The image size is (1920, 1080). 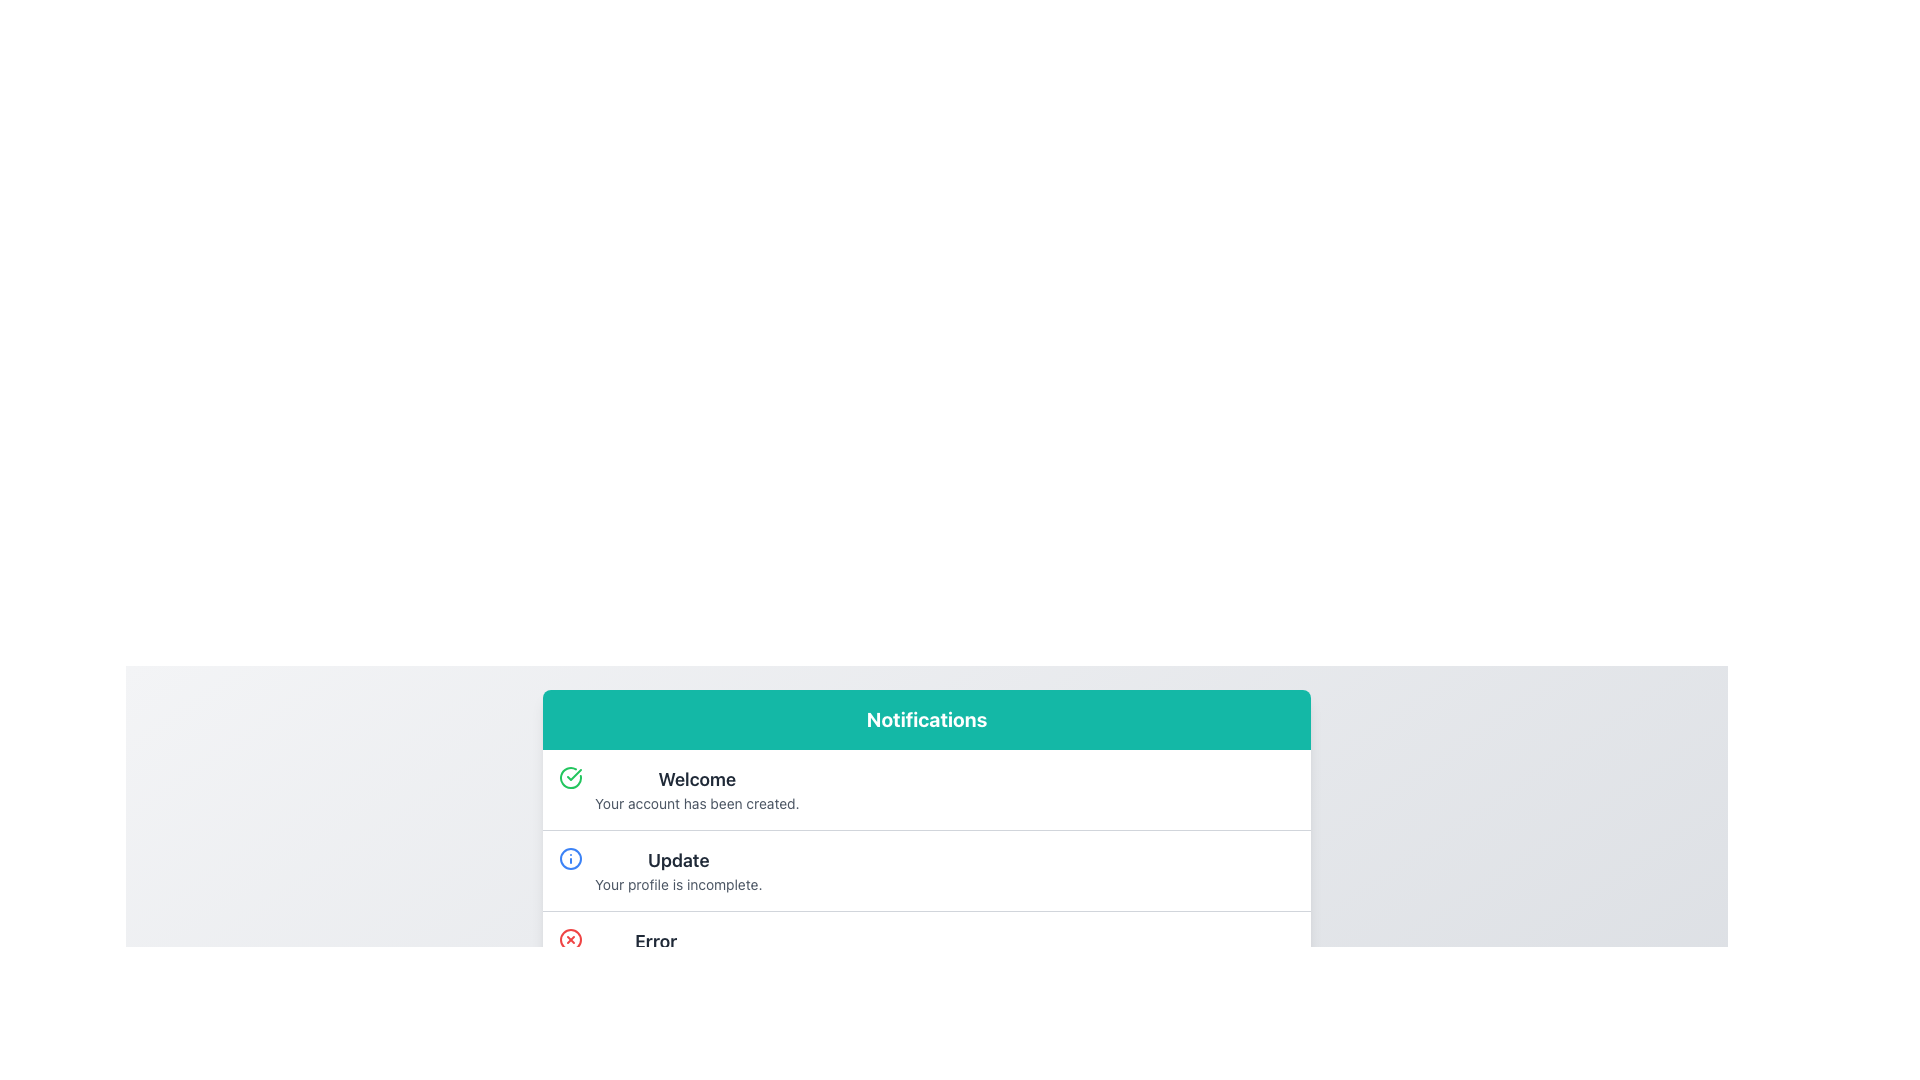 I want to click on message content from the Notification Card that indicates the user's account has been successfully created, located at the top section of the notification list, so click(x=925, y=789).